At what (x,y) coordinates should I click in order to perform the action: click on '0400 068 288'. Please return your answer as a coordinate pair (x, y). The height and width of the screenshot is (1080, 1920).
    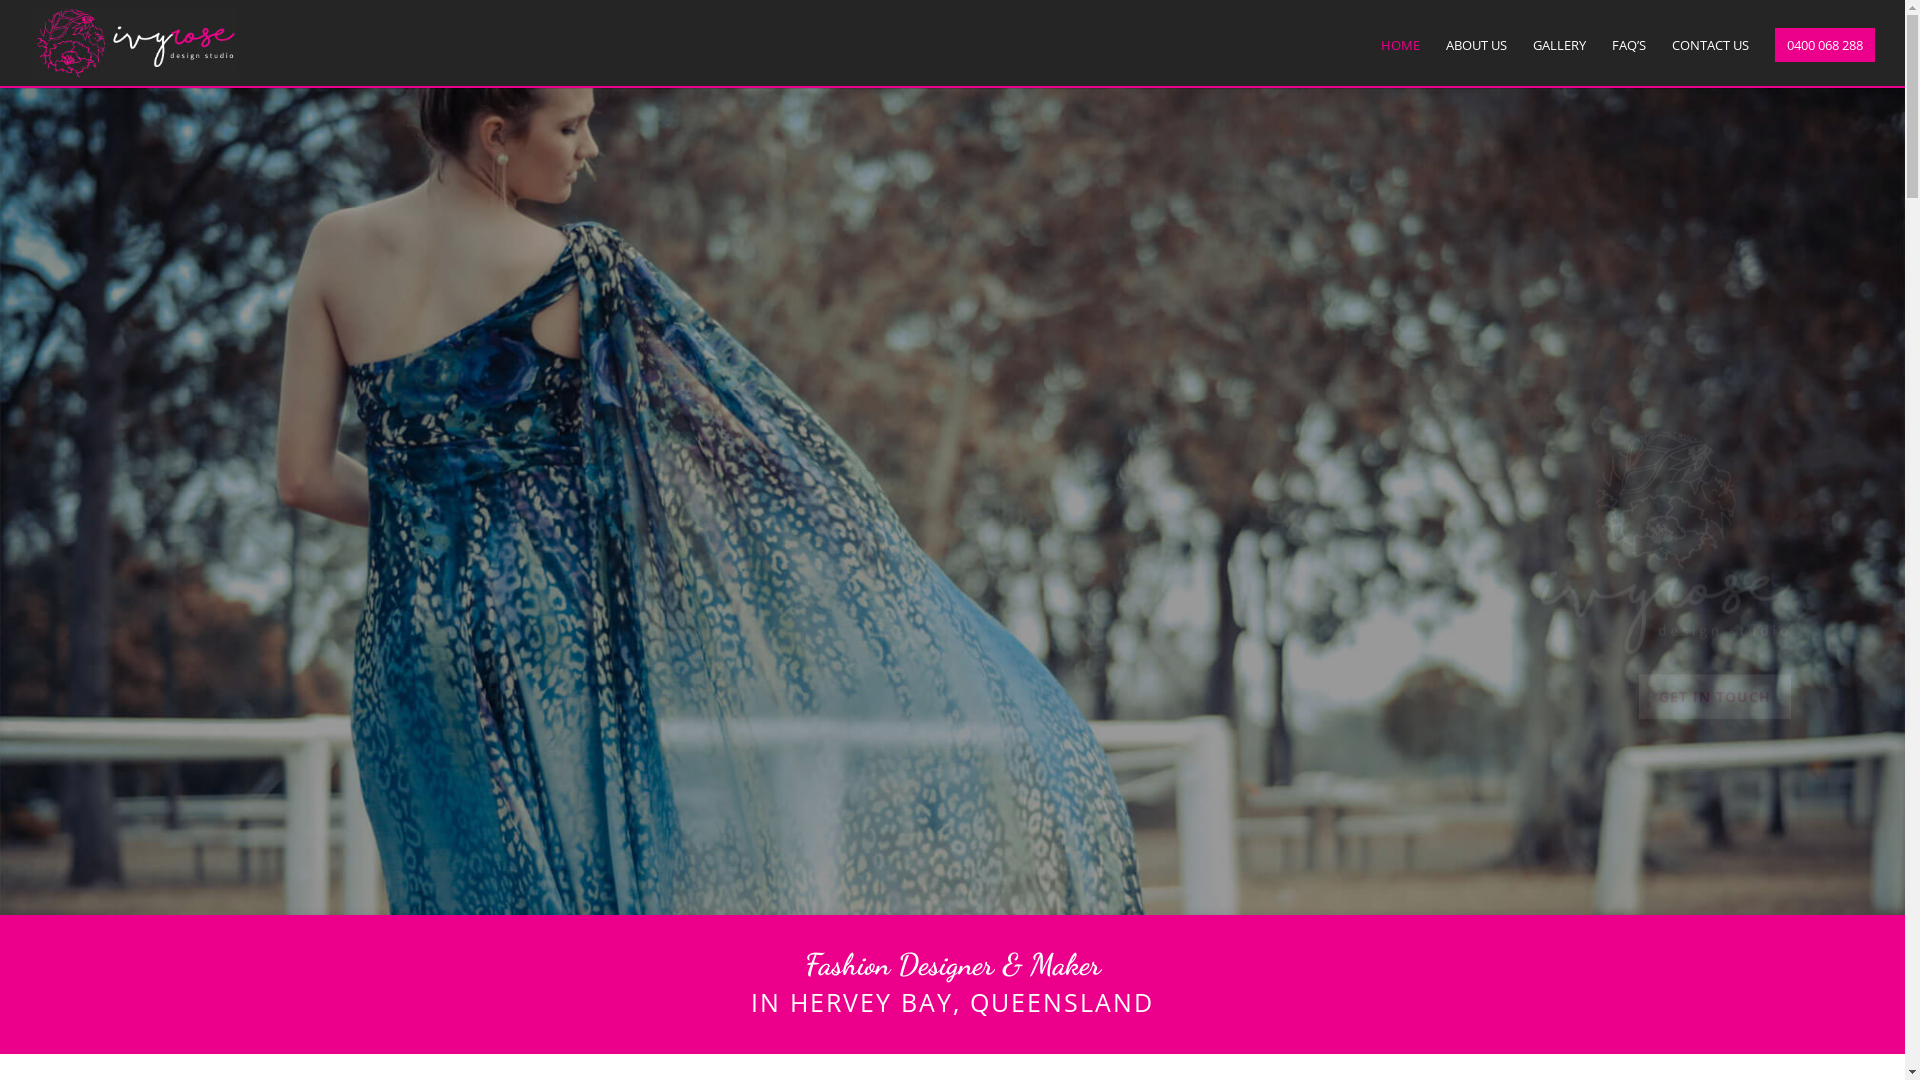
    Looking at the image, I should click on (1775, 45).